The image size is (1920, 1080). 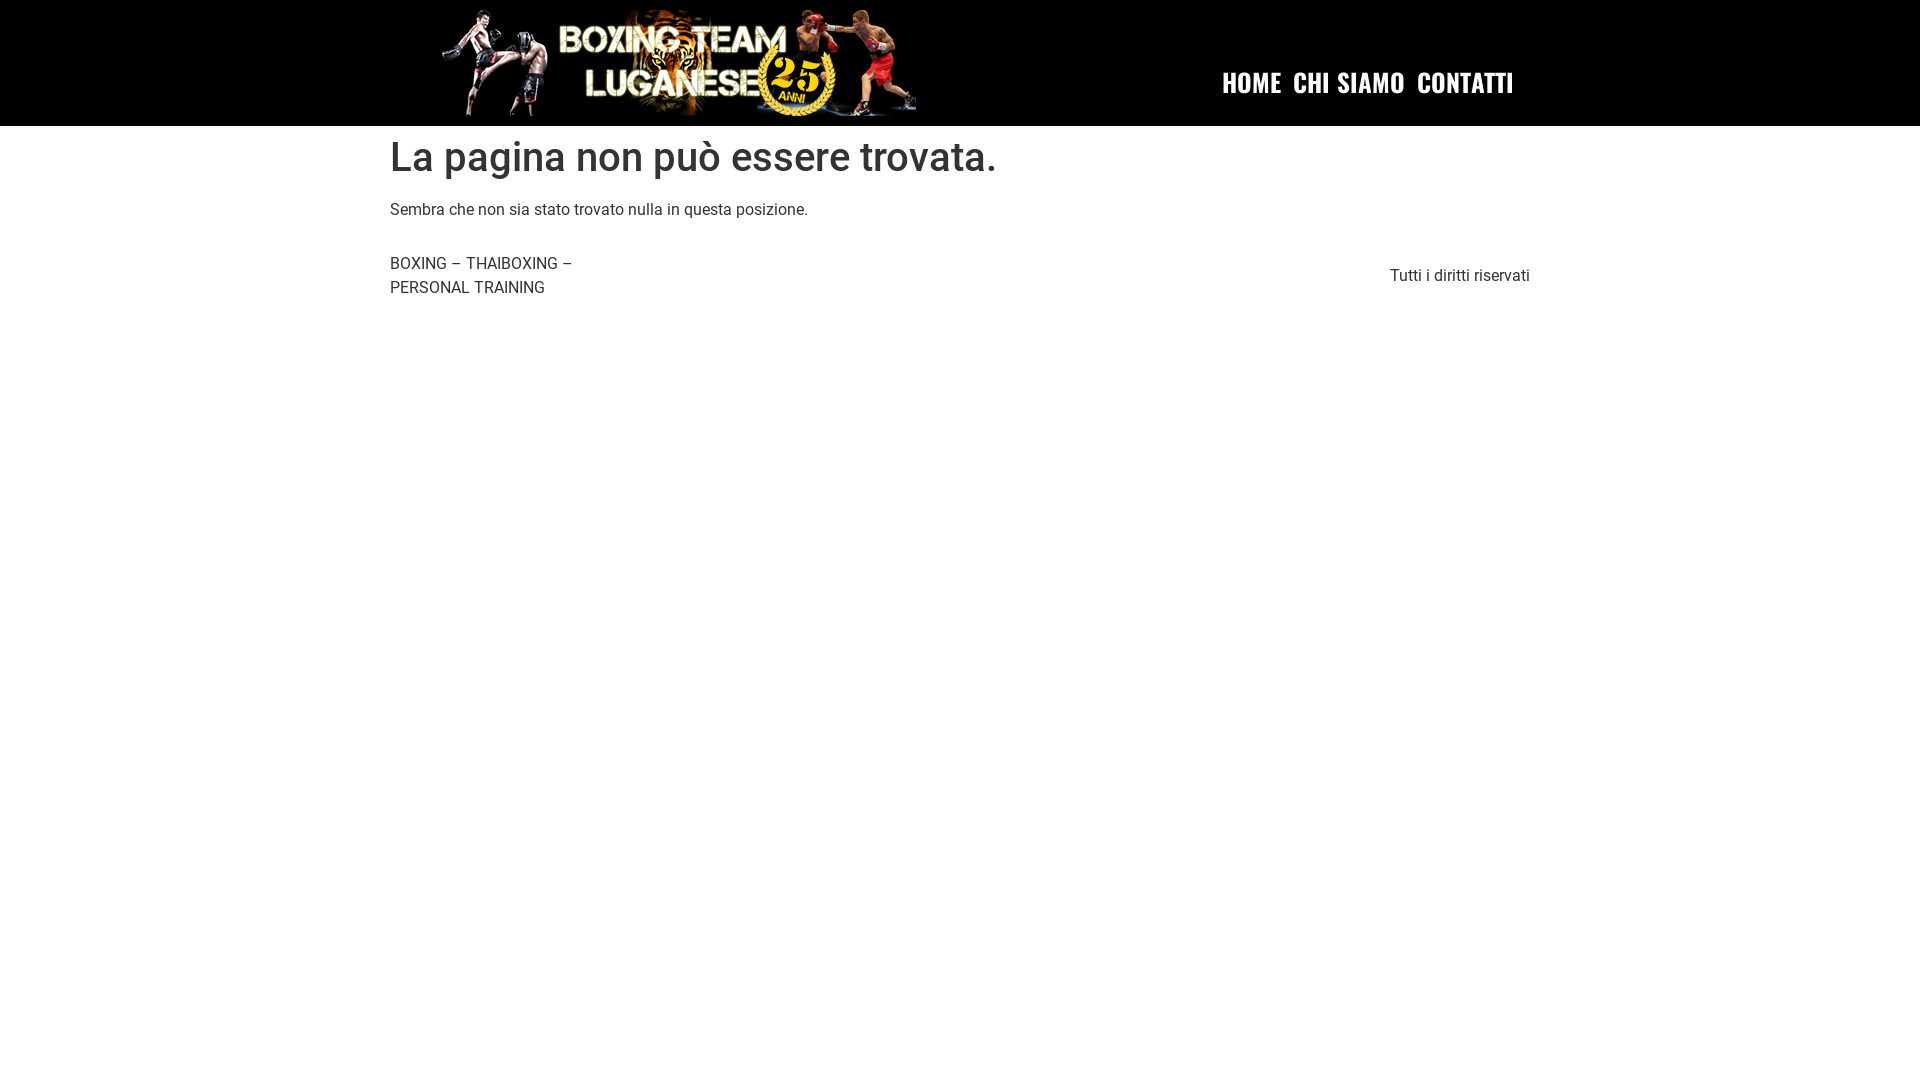 I want to click on 'HOME', so click(x=1250, y=80).